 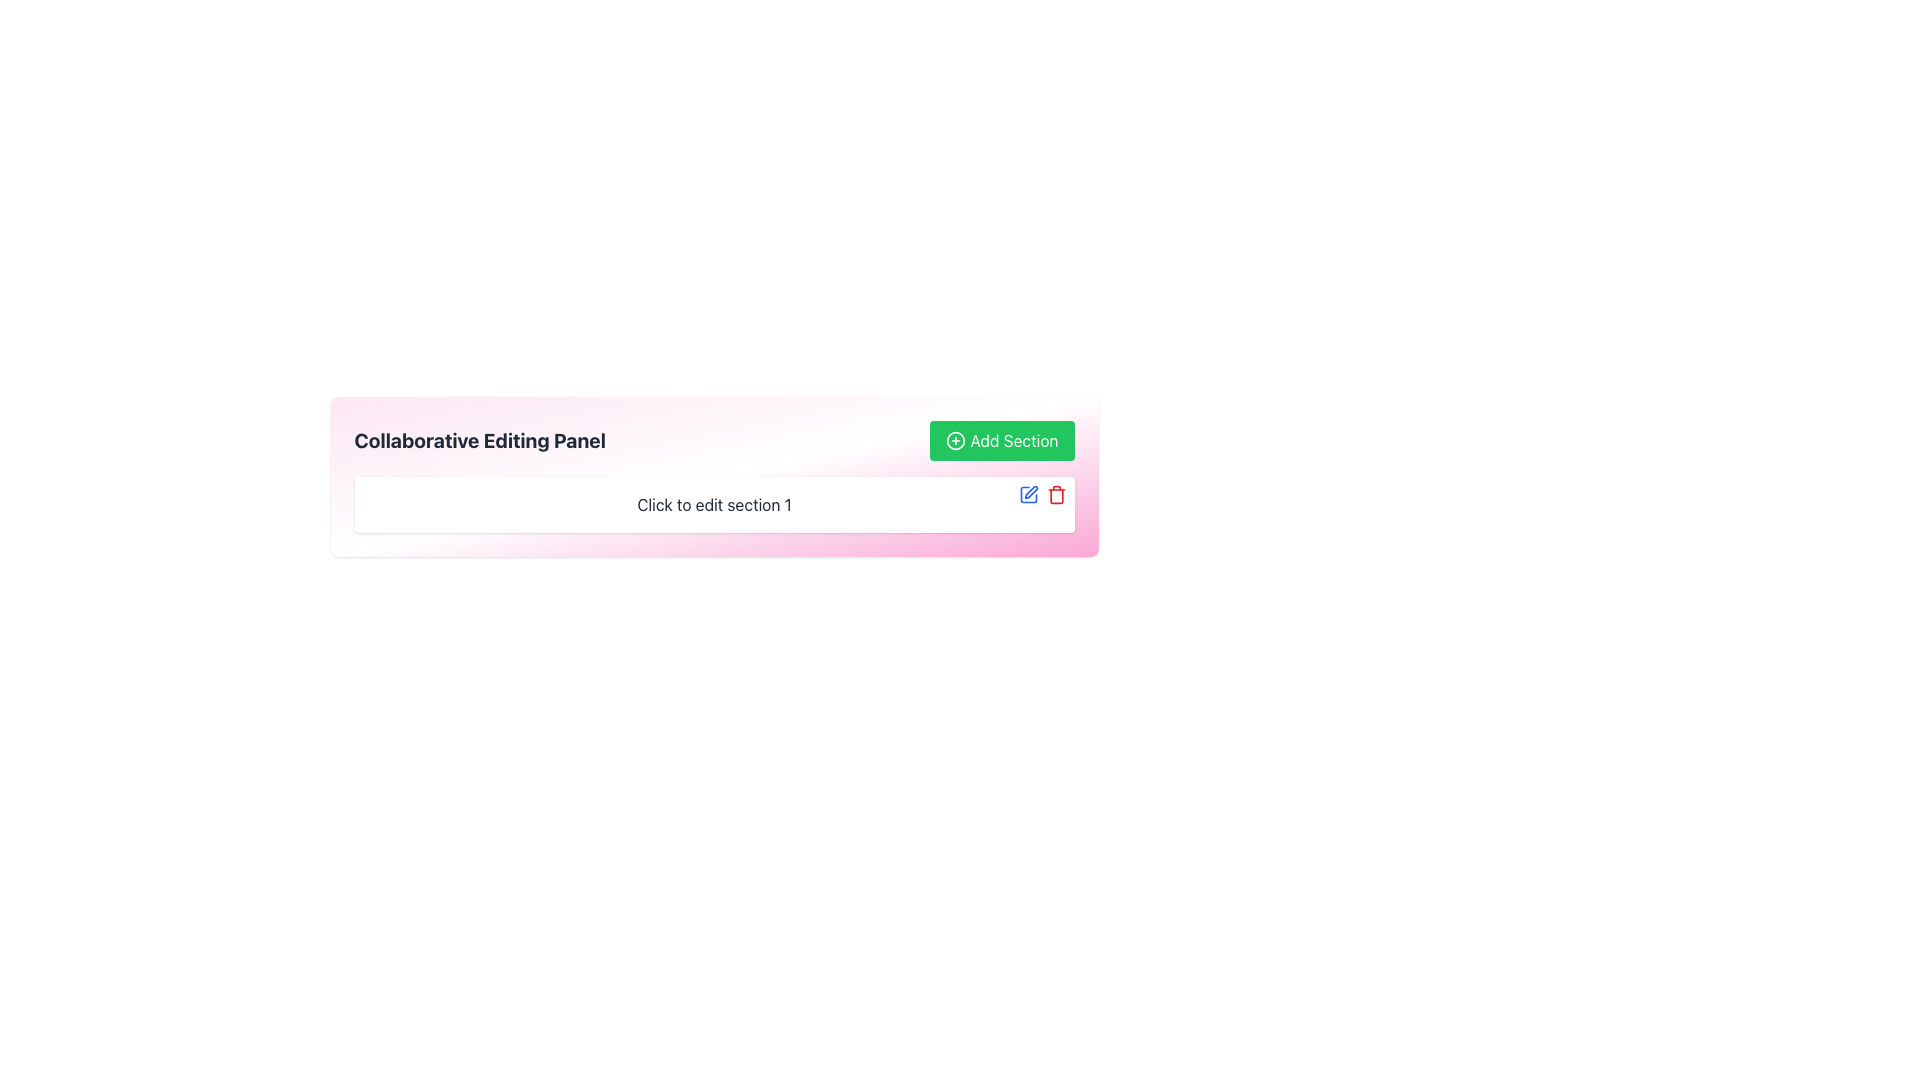 What do you see at coordinates (714, 504) in the screenshot?
I see `the text label displaying 'Click to edit section 1', which is located below the 'Collaborative Editing Panel' header and near editing action icons` at bounding box center [714, 504].